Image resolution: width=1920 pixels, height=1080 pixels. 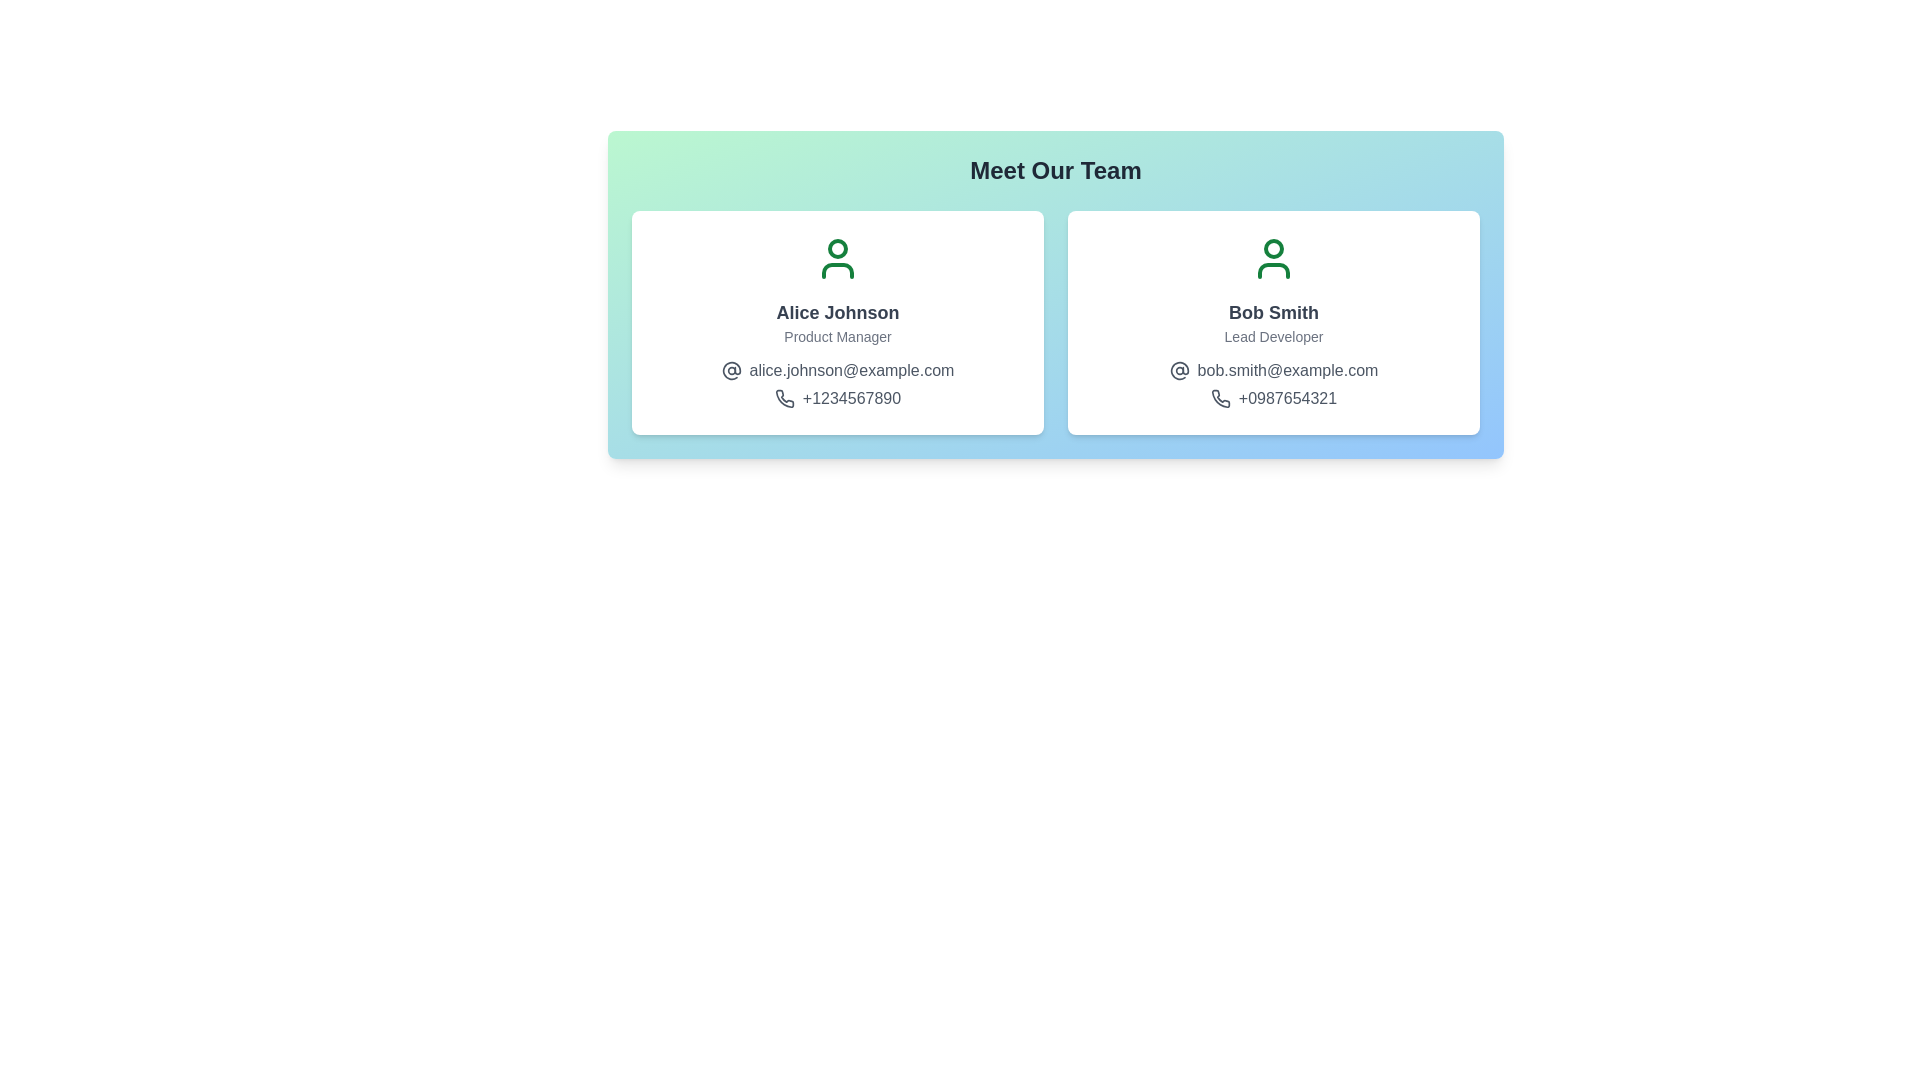 I want to click on the circular user icon within the SVG component representing the head of the user figure above 'Alice Johnson' in the profile card, so click(x=838, y=248).